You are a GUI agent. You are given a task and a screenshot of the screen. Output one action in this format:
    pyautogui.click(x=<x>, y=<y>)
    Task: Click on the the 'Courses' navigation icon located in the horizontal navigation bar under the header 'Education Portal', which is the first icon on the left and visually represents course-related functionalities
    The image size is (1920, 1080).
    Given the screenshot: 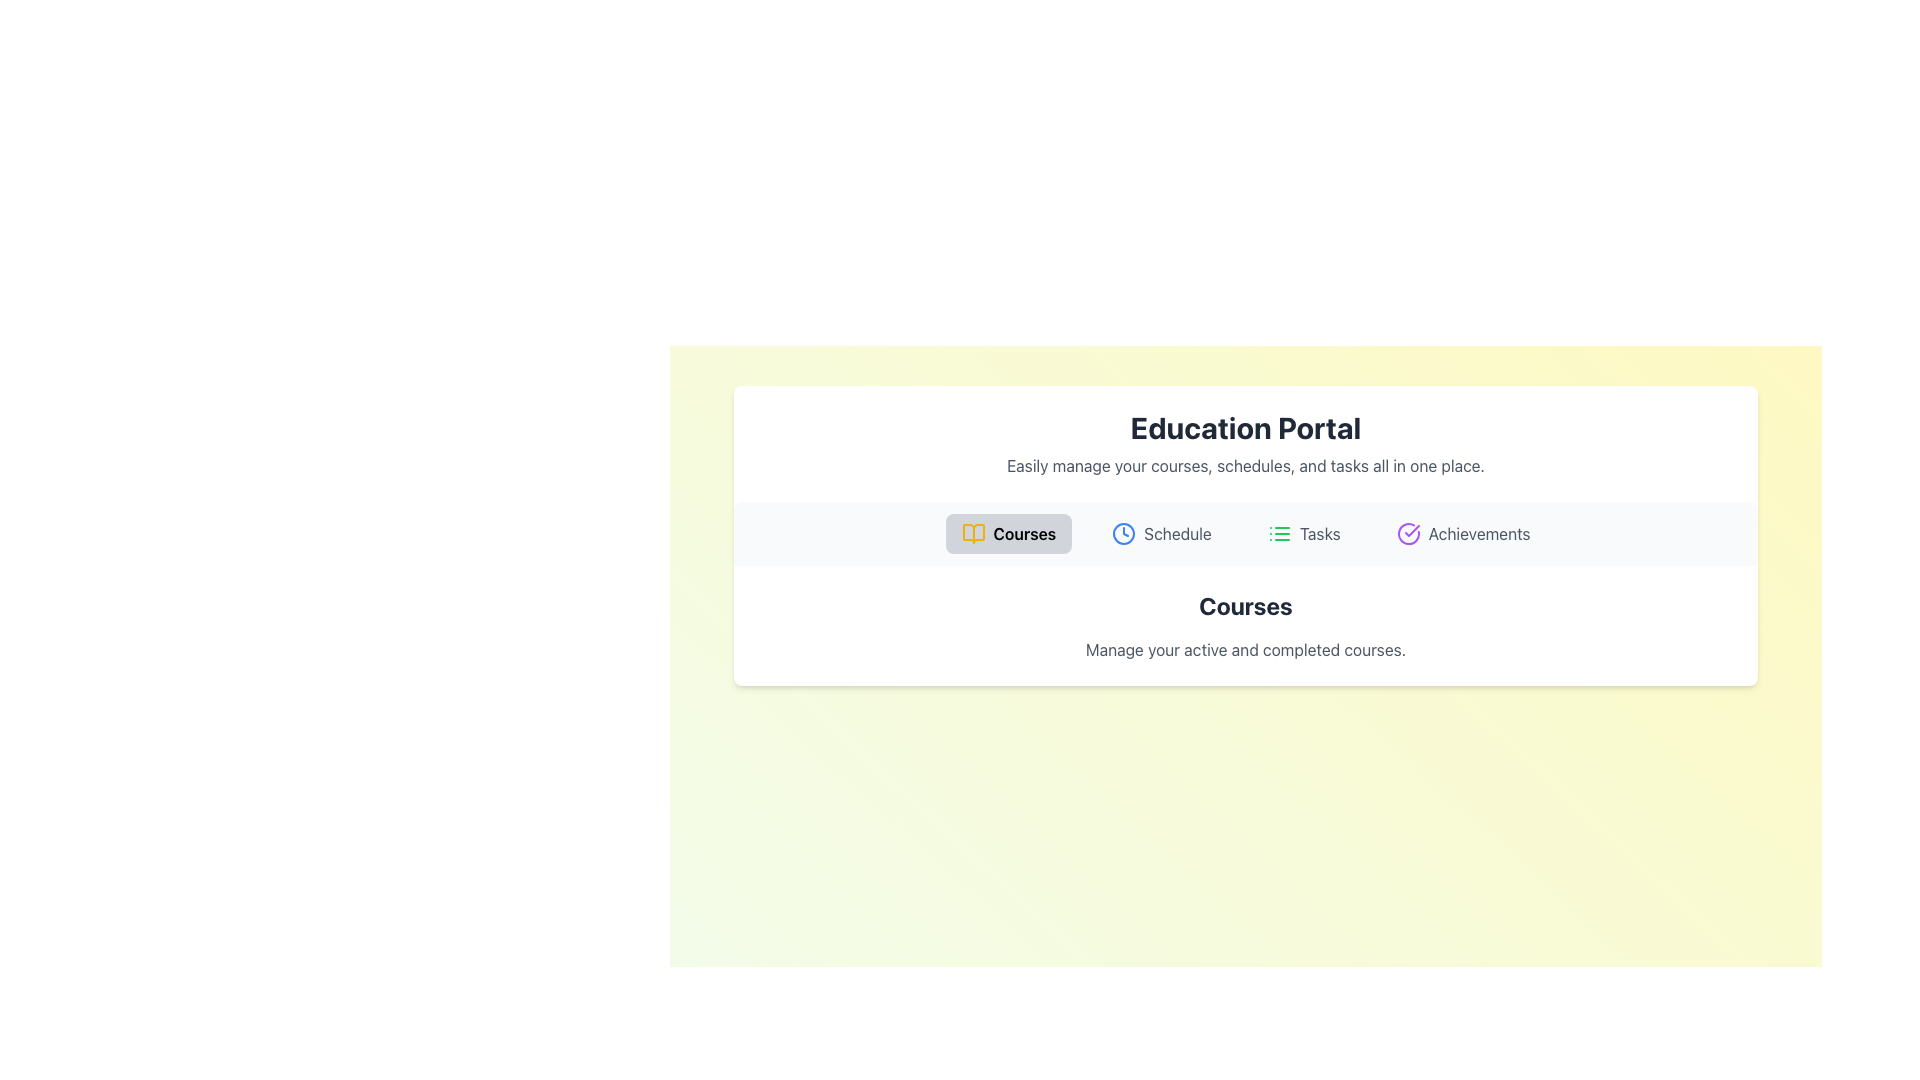 What is the action you would take?
    pyautogui.click(x=973, y=532)
    